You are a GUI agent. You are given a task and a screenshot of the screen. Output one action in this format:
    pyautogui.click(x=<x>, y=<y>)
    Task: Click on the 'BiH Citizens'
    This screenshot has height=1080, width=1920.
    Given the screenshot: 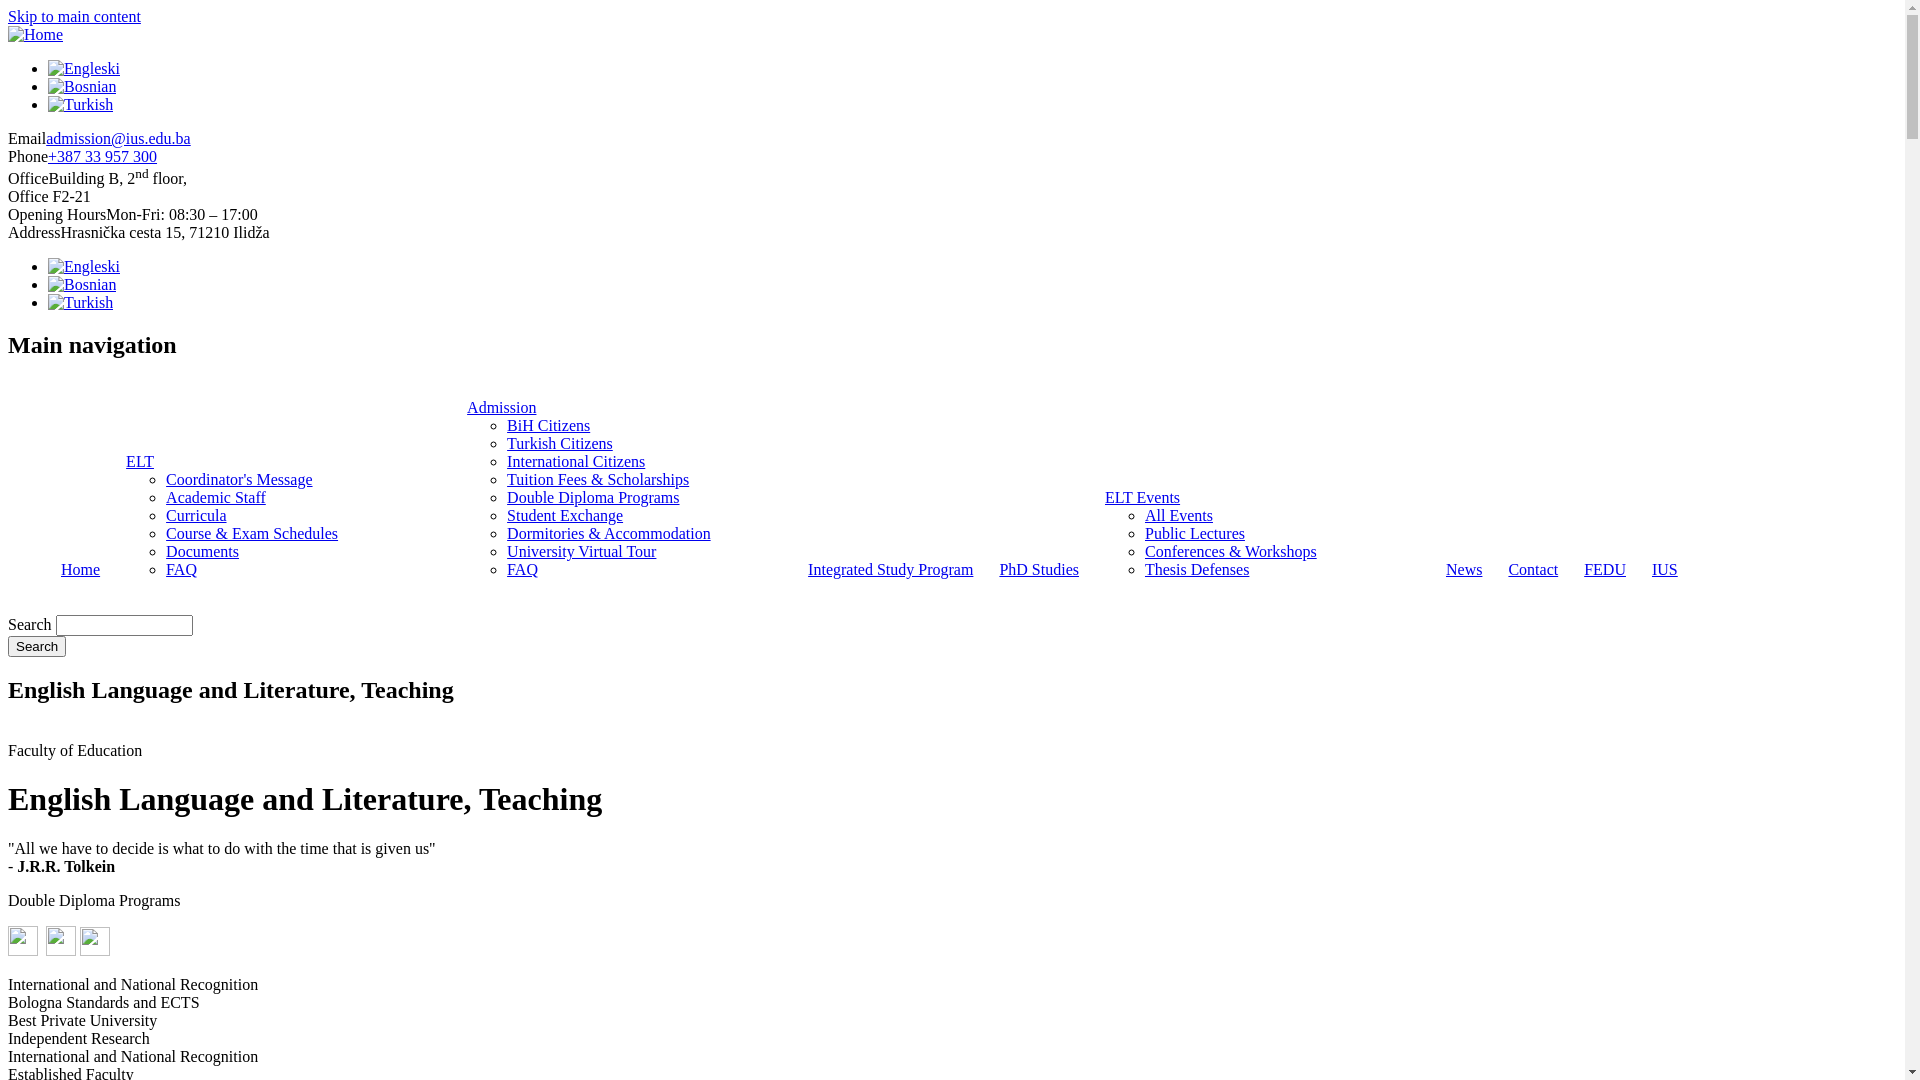 What is the action you would take?
    pyautogui.click(x=548, y=424)
    